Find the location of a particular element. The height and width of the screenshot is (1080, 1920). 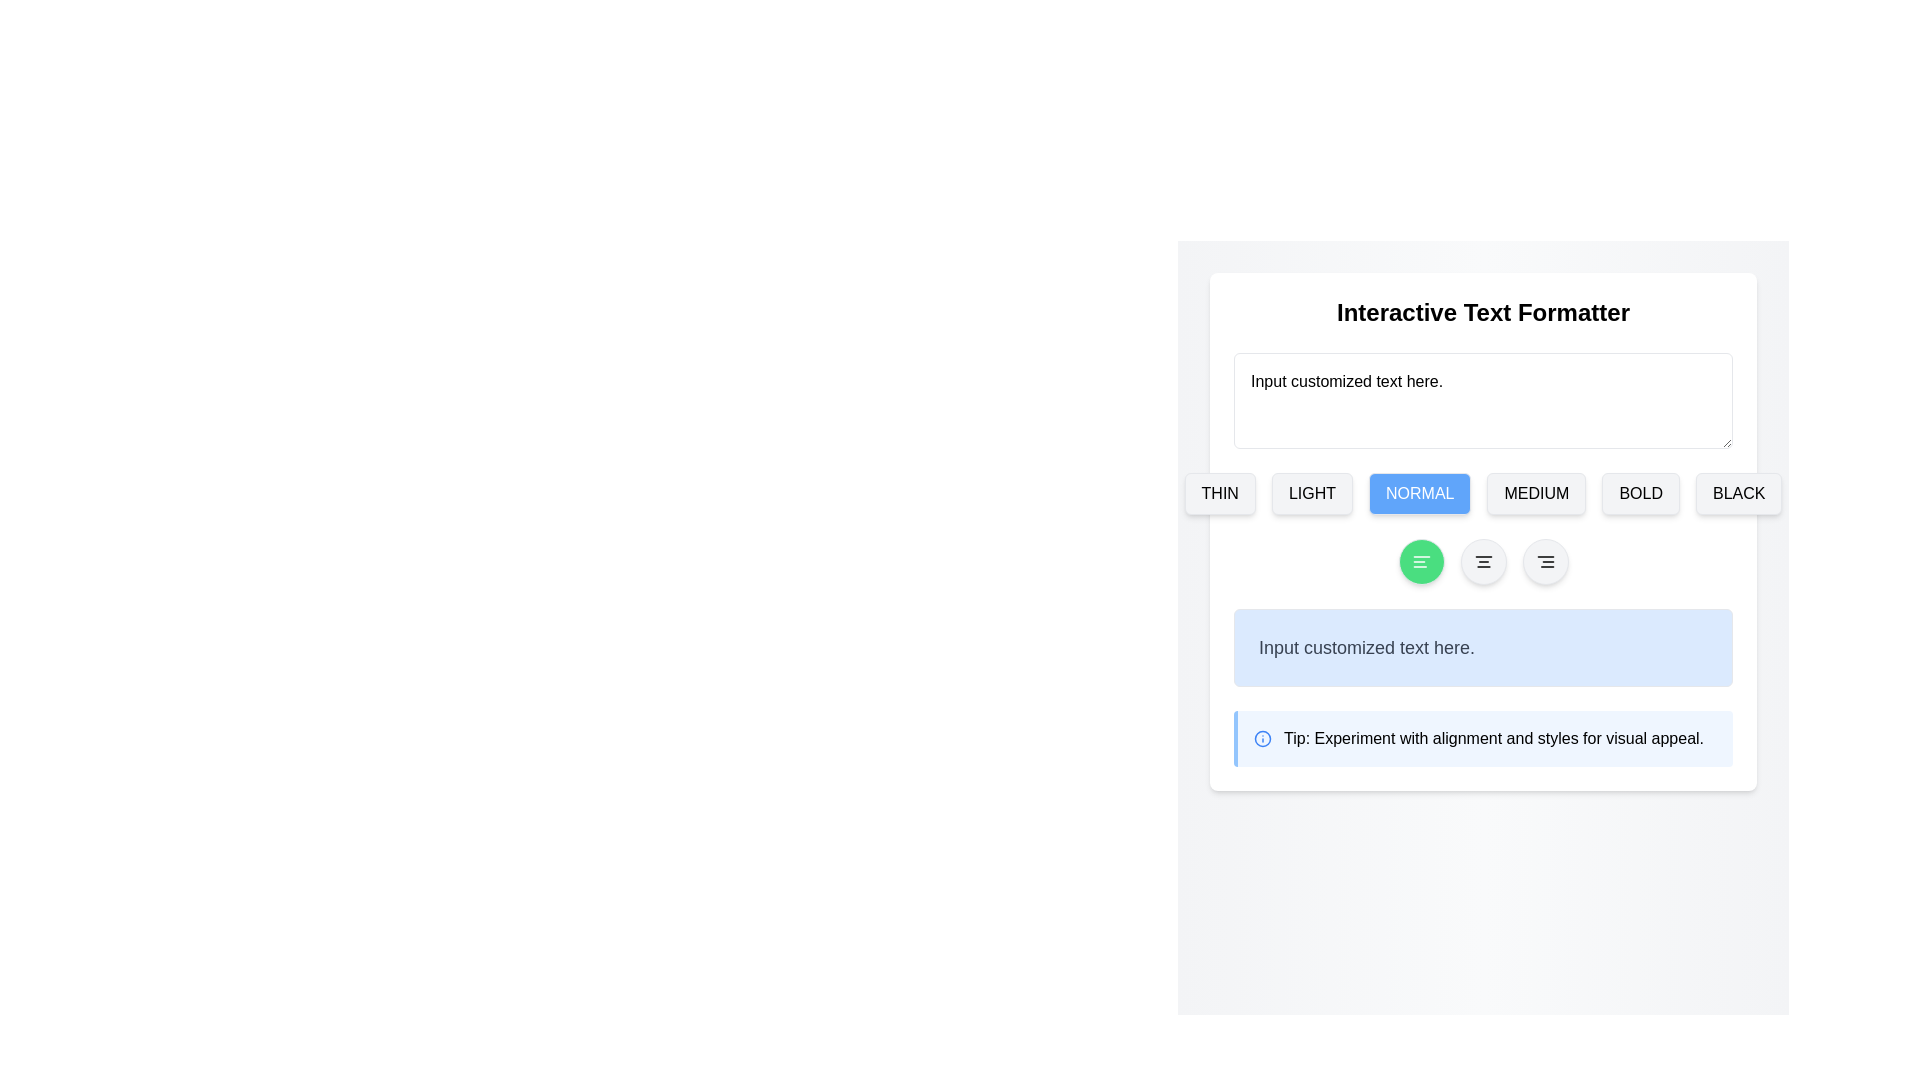

the 'NORMAL' button with a blue background and white text is located at coordinates (1419, 493).